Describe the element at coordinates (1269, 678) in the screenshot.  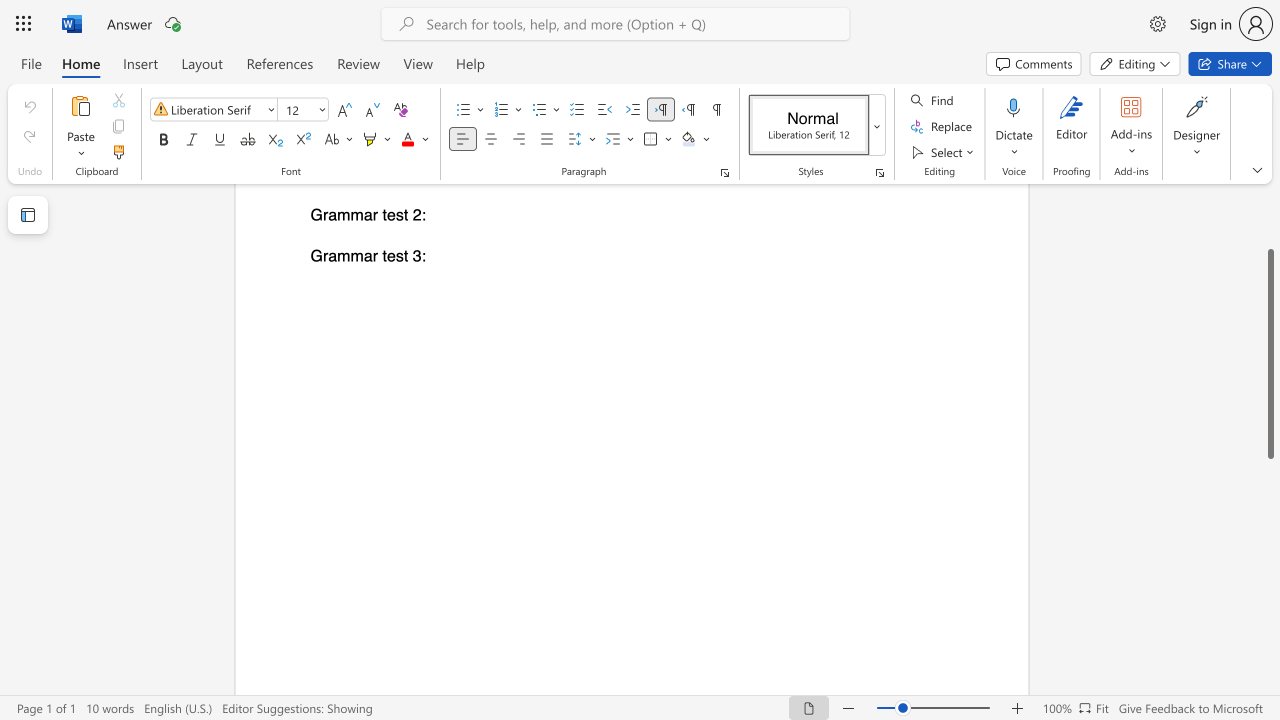
I see `the scrollbar on the right` at that location.